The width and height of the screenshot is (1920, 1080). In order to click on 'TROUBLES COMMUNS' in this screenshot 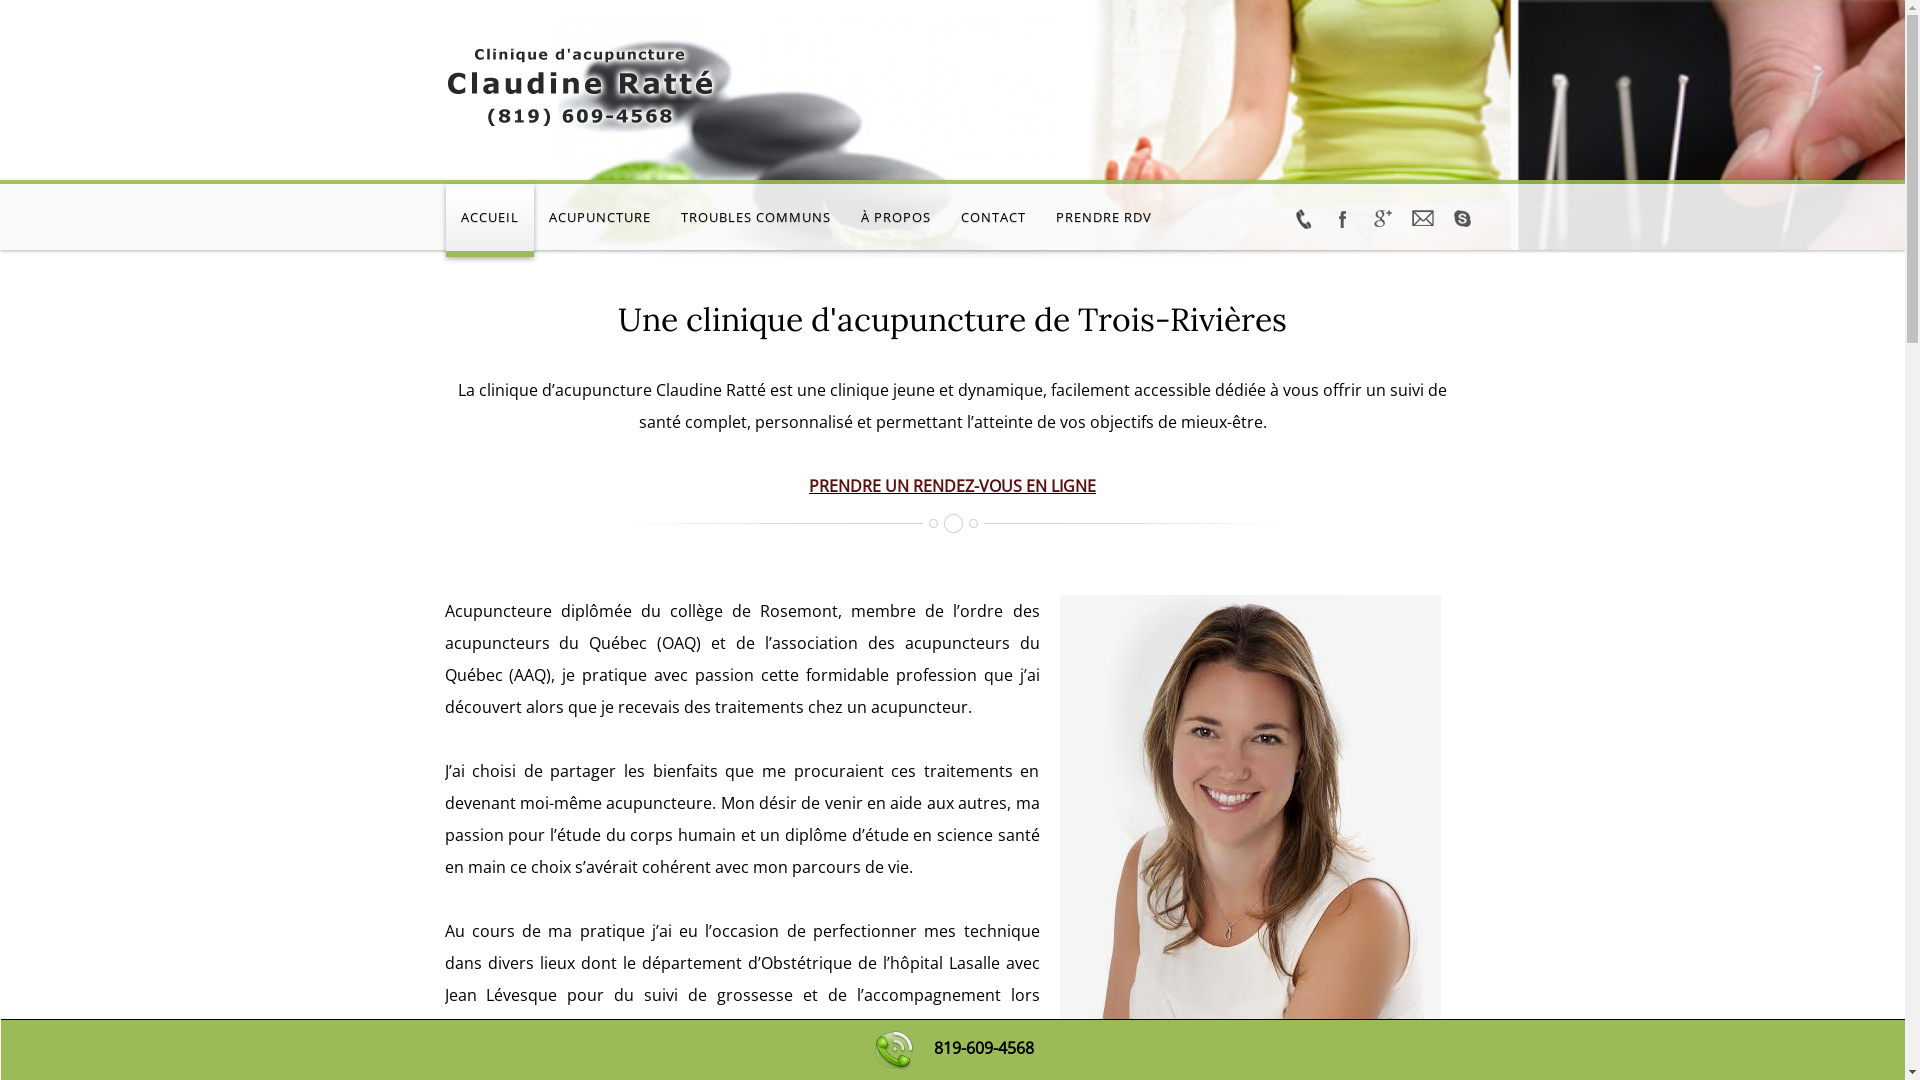, I will do `click(754, 220)`.